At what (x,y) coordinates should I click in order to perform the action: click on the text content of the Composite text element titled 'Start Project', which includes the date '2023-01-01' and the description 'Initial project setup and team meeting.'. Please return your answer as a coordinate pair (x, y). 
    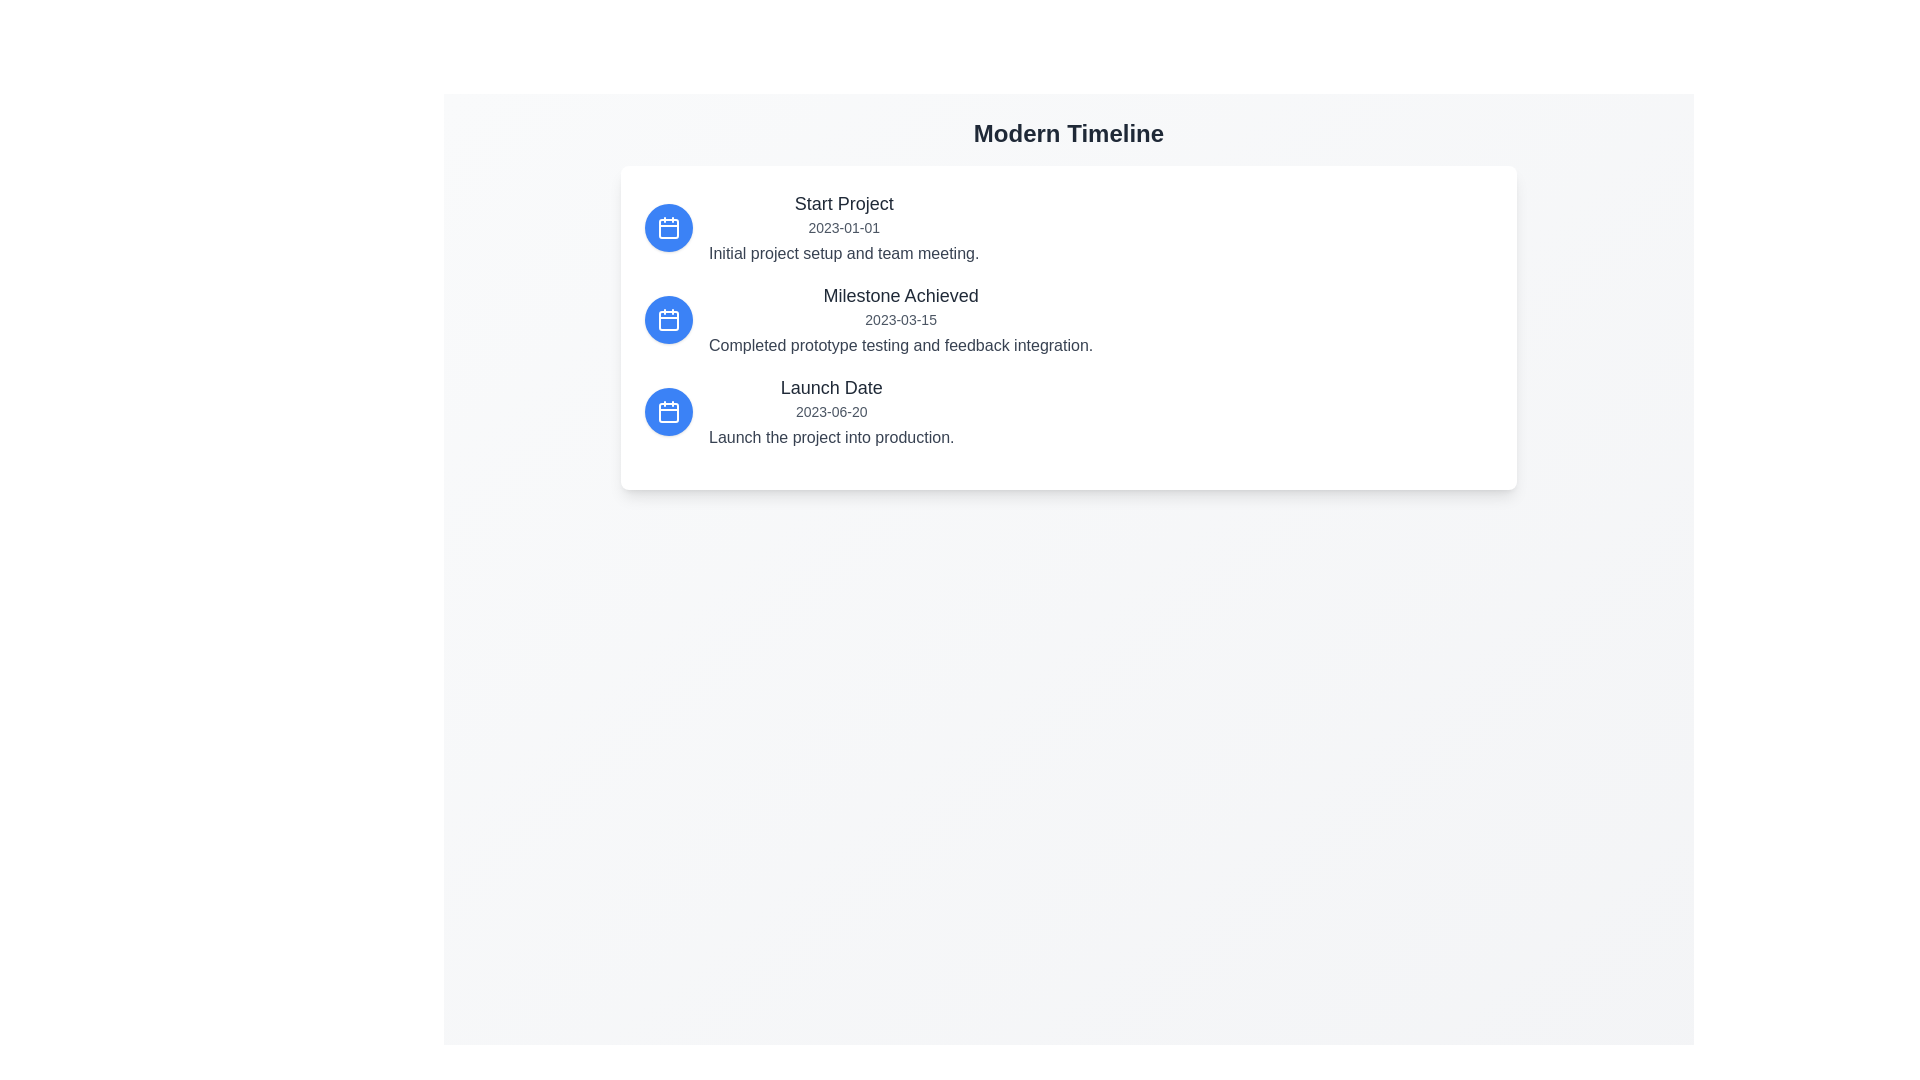
    Looking at the image, I should click on (844, 226).